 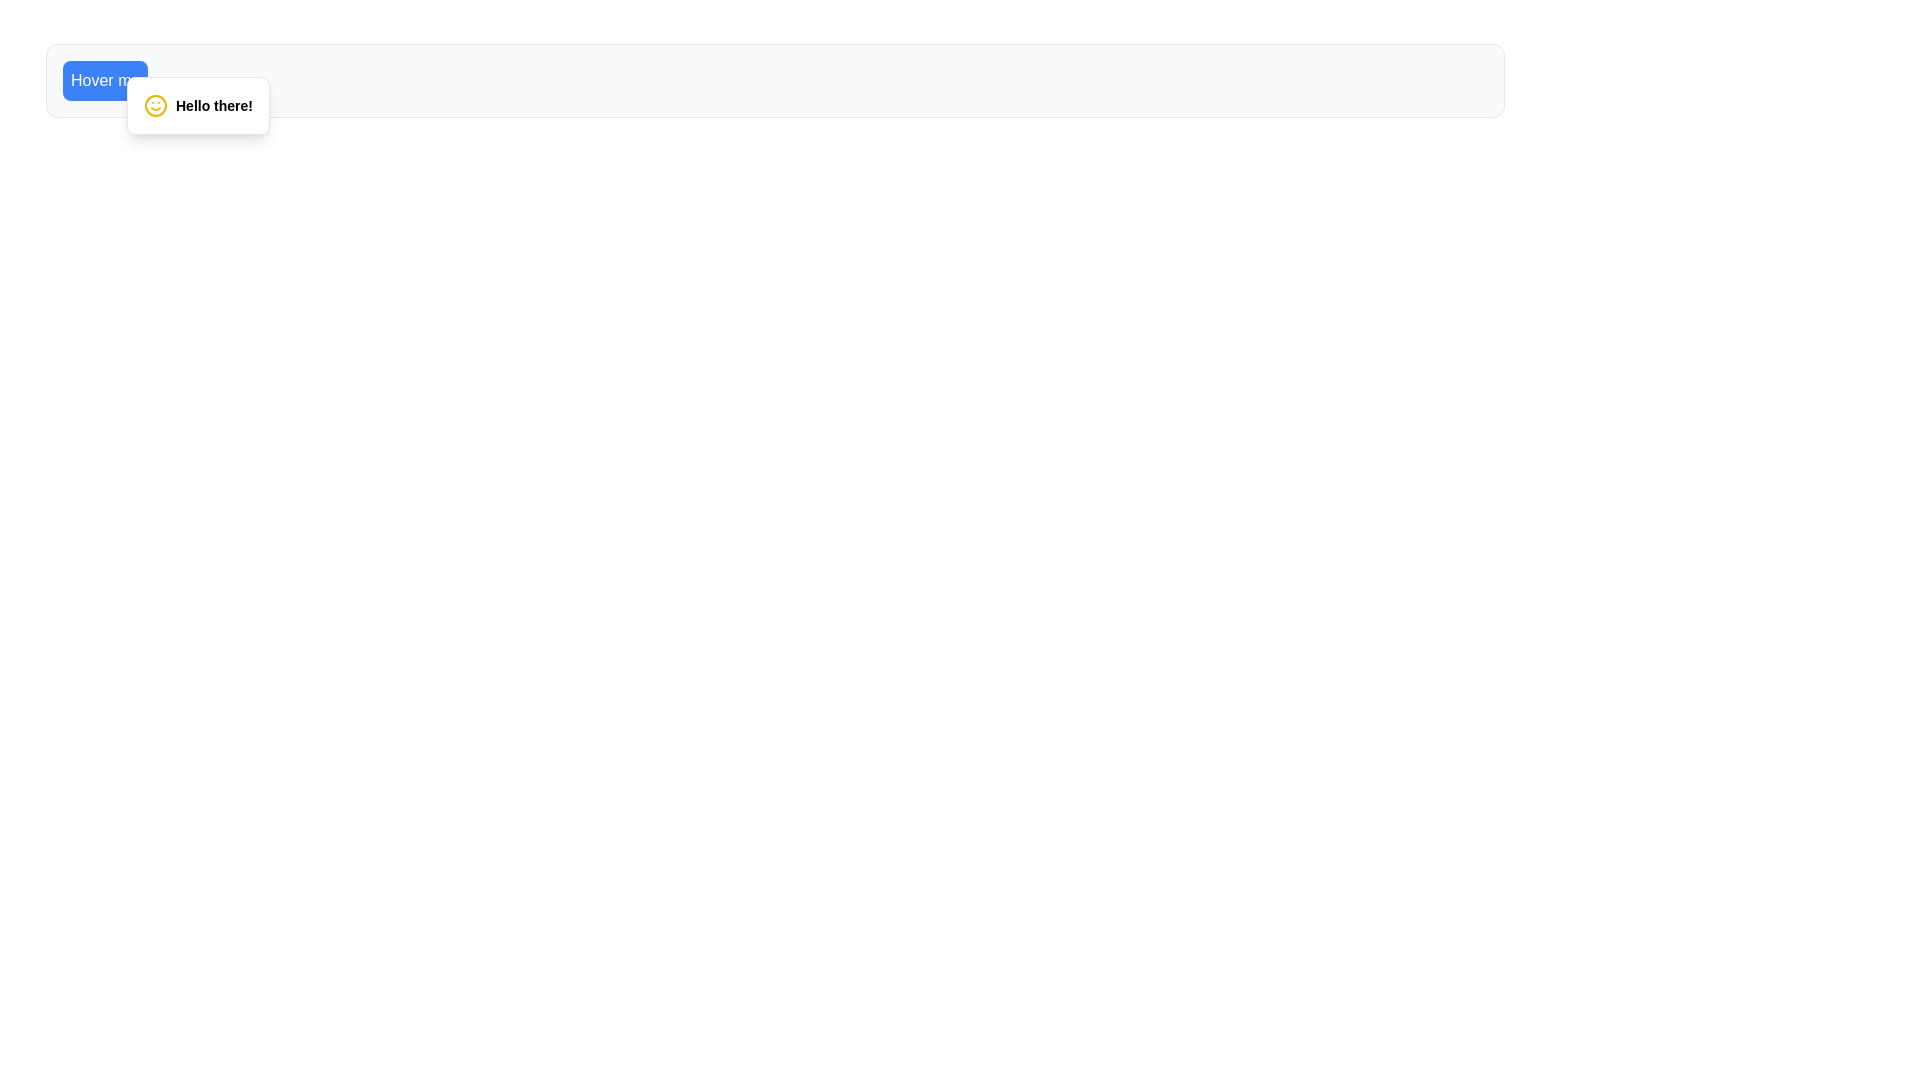 I want to click on the smiley icon located on the left side of the group containing the text 'Hello there!' in the popup box triggered by the blue 'Hover me' button, so click(x=155, y=105).